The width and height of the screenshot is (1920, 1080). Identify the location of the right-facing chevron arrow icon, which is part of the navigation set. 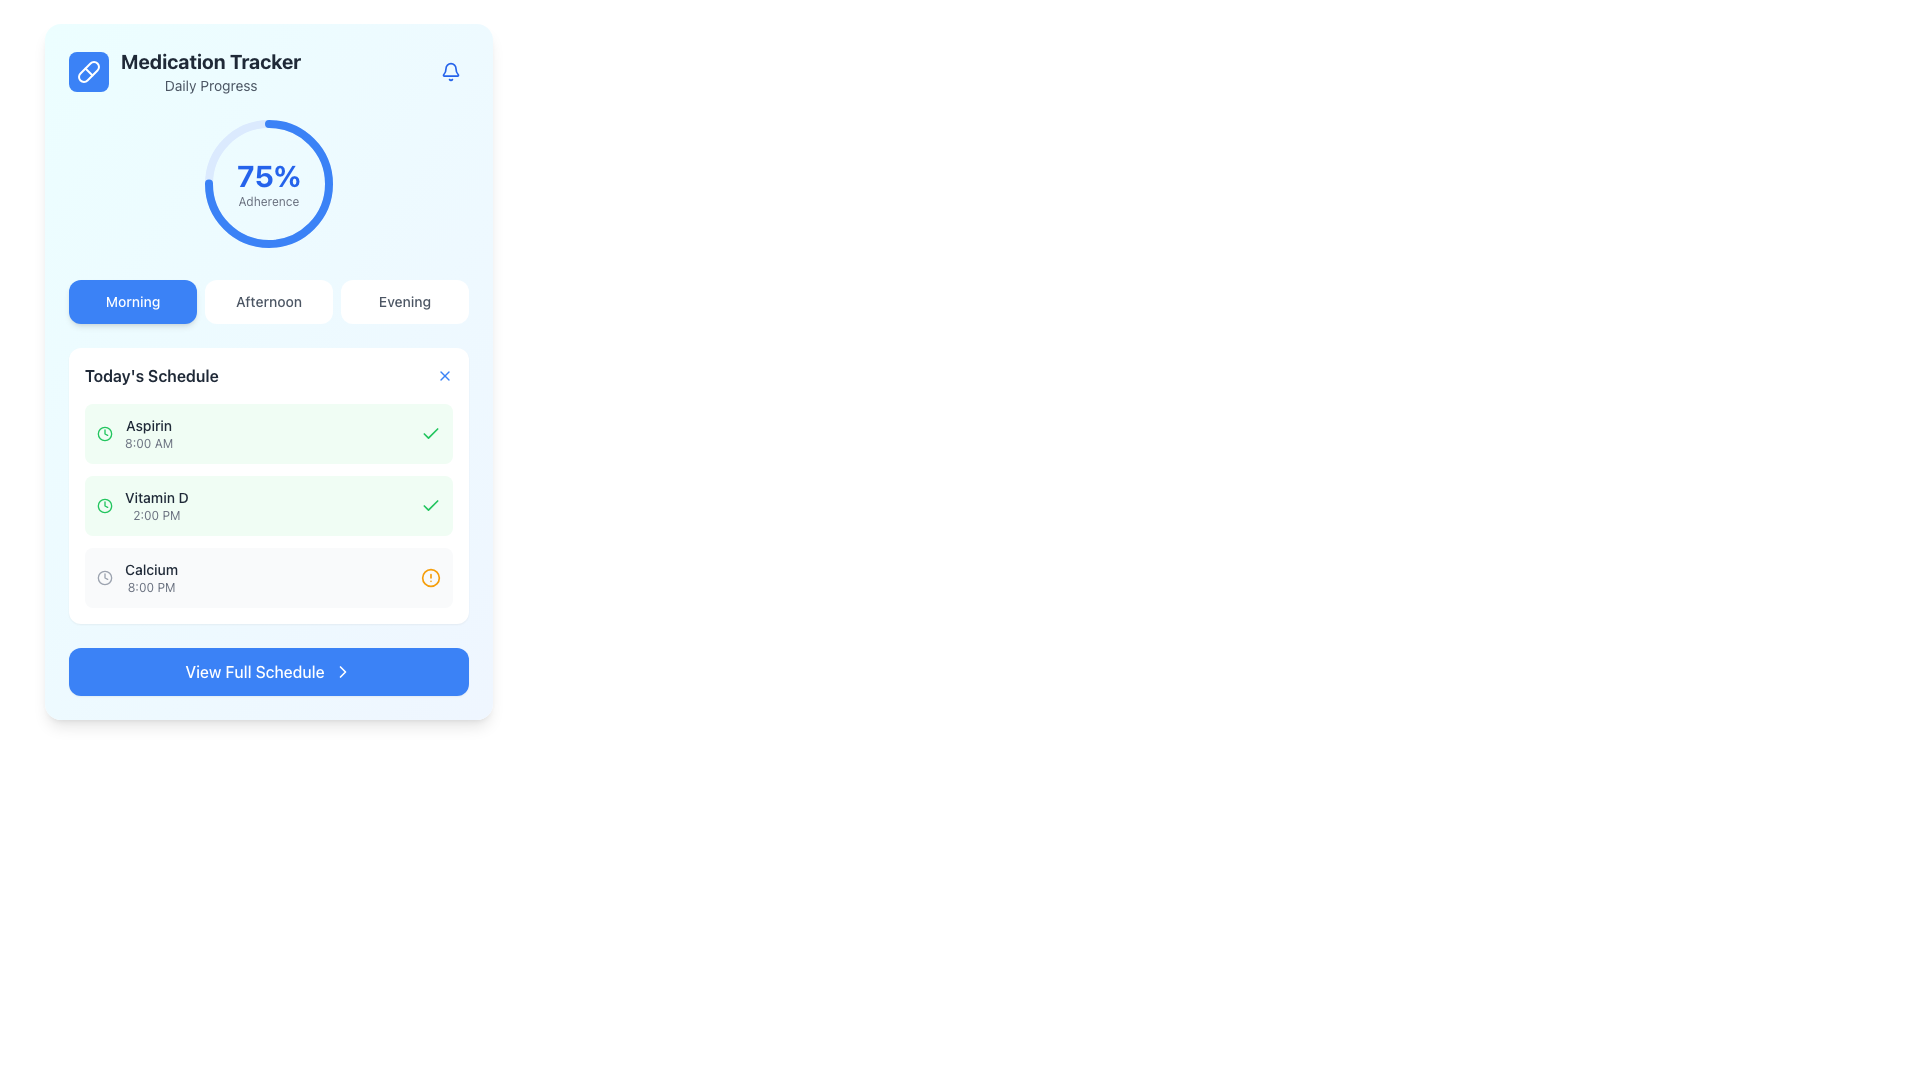
(342, 671).